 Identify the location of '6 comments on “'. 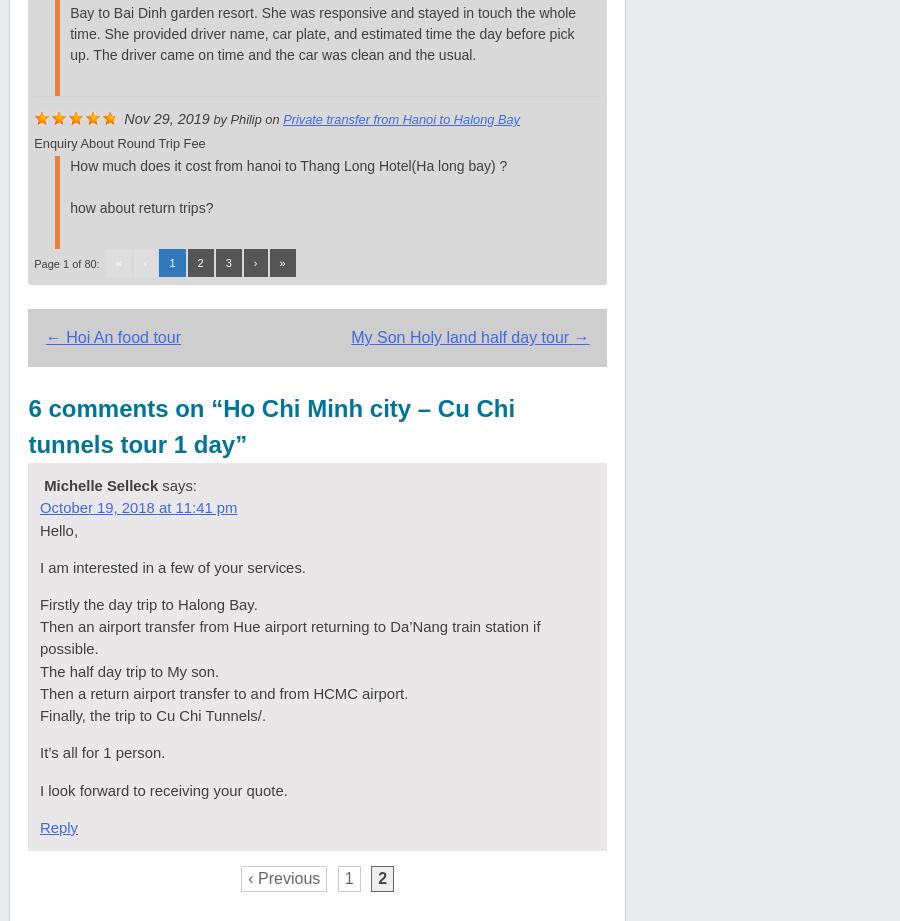
(125, 408).